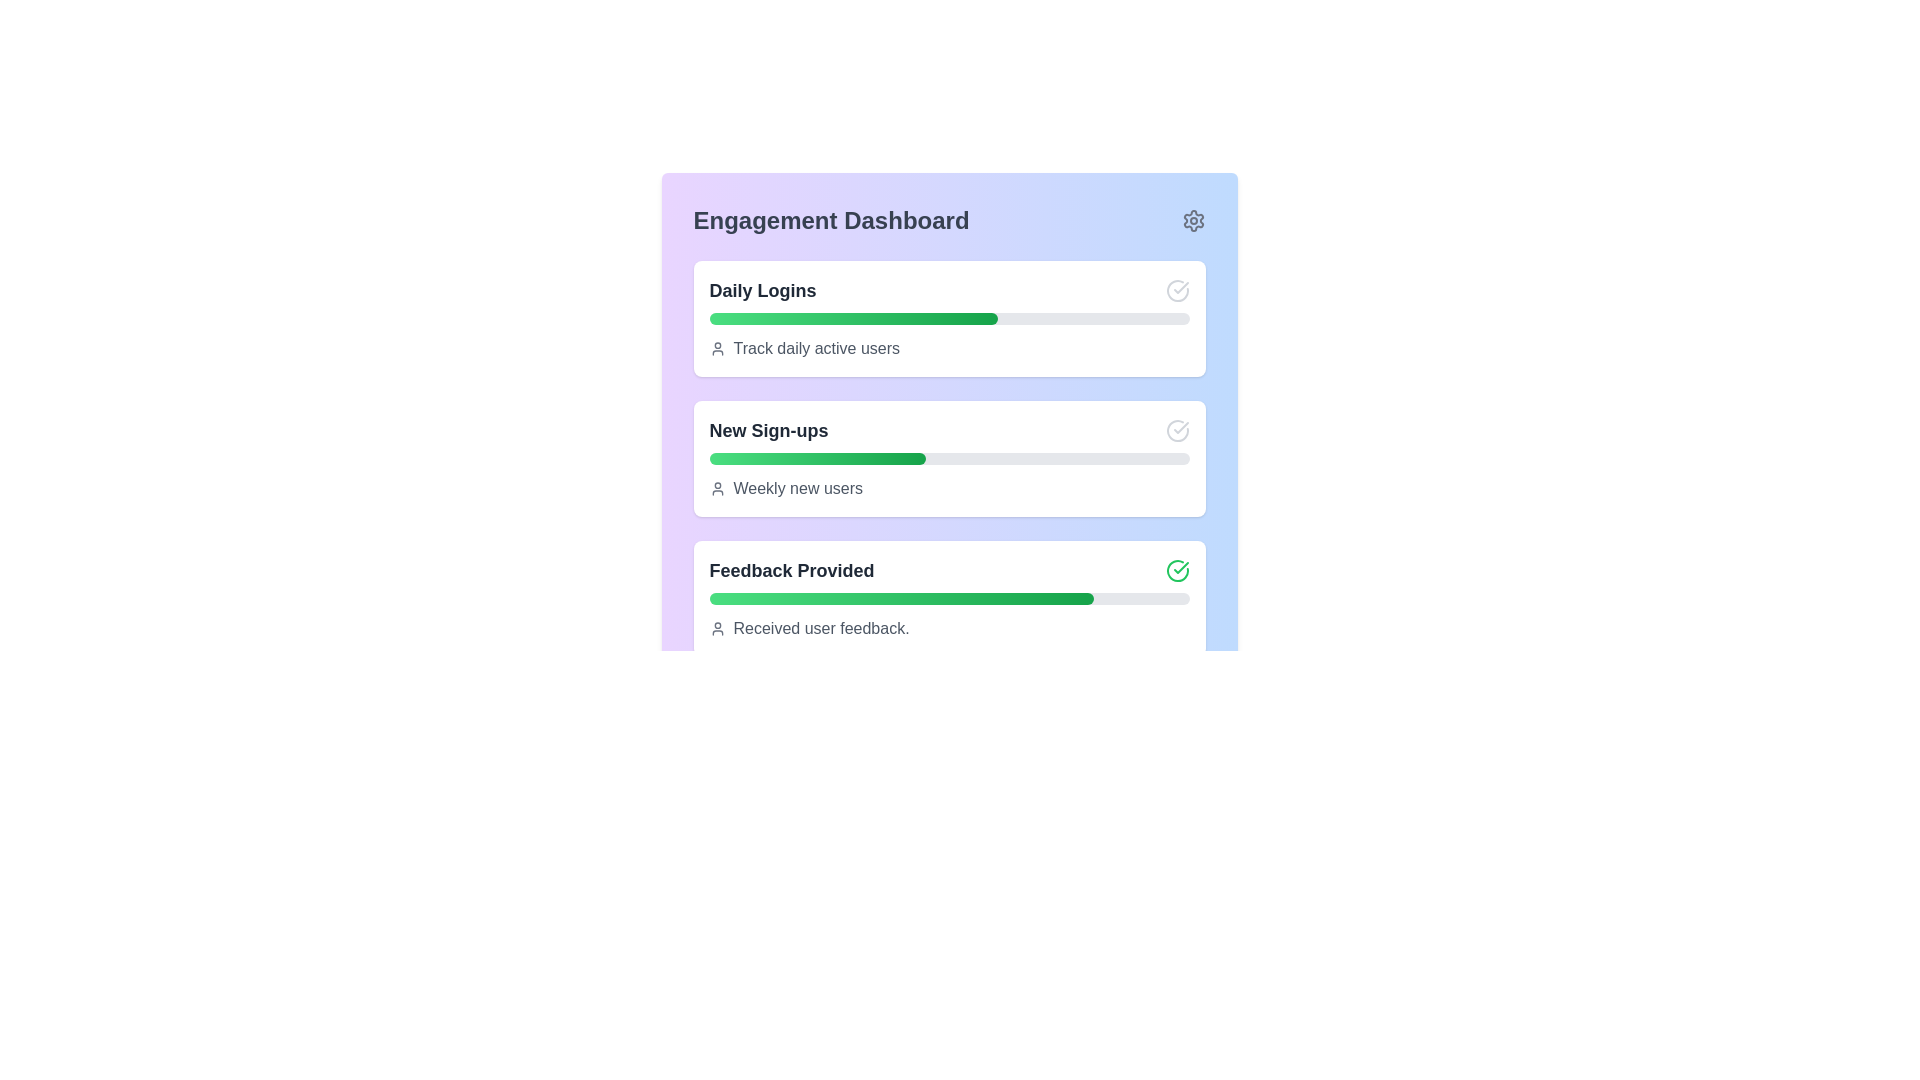 Image resolution: width=1920 pixels, height=1080 pixels. Describe the element at coordinates (717, 347) in the screenshot. I see `the small gray user icon, which is a simplistic silhouette of a person, located to the left of the text 'Track daily active users' in the 'Daily Logins' card` at that location.